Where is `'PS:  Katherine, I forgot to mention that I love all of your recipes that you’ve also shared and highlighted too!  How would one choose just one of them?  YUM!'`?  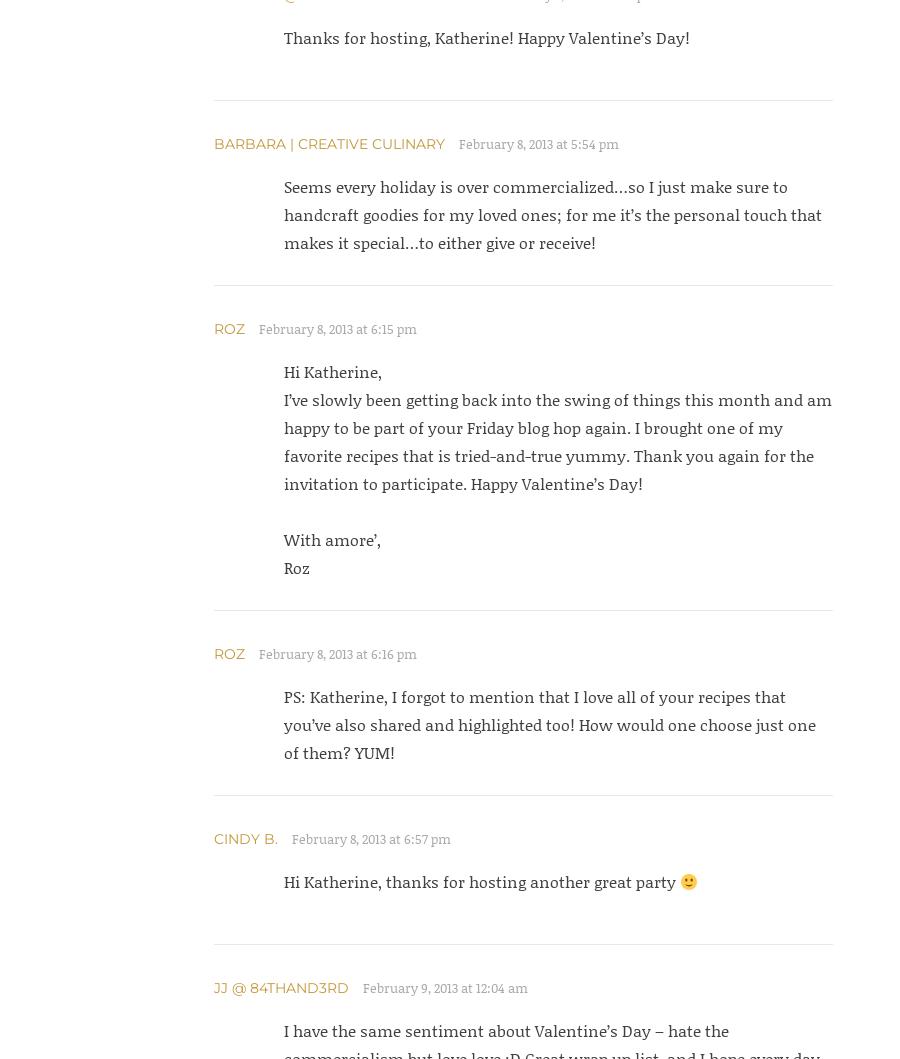
'PS:  Katherine, I forgot to mention that I love all of your recipes that you’ve also shared and highlighted too!  How would one choose just one of them?  YUM!' is located at coordinates (281, 724).